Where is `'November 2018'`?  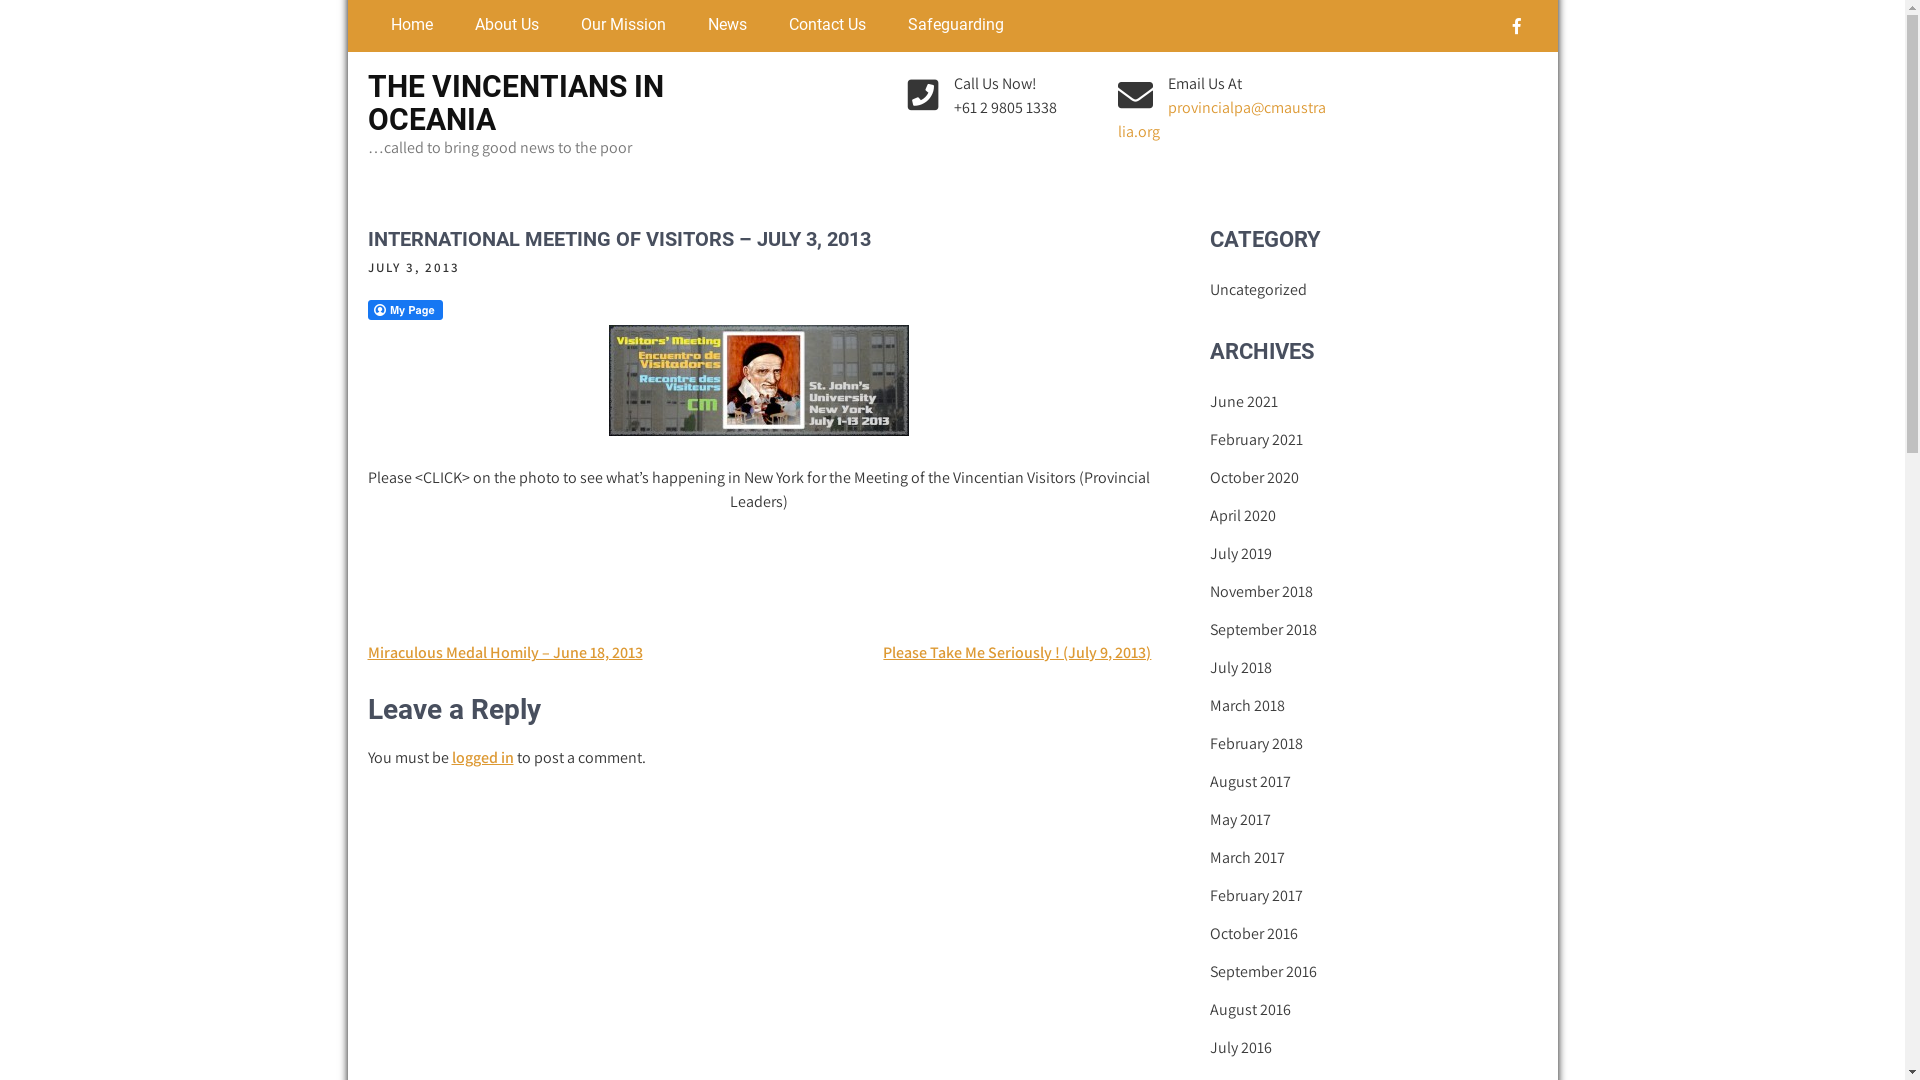
'November 2018' is located at coordinates (1260, 590).